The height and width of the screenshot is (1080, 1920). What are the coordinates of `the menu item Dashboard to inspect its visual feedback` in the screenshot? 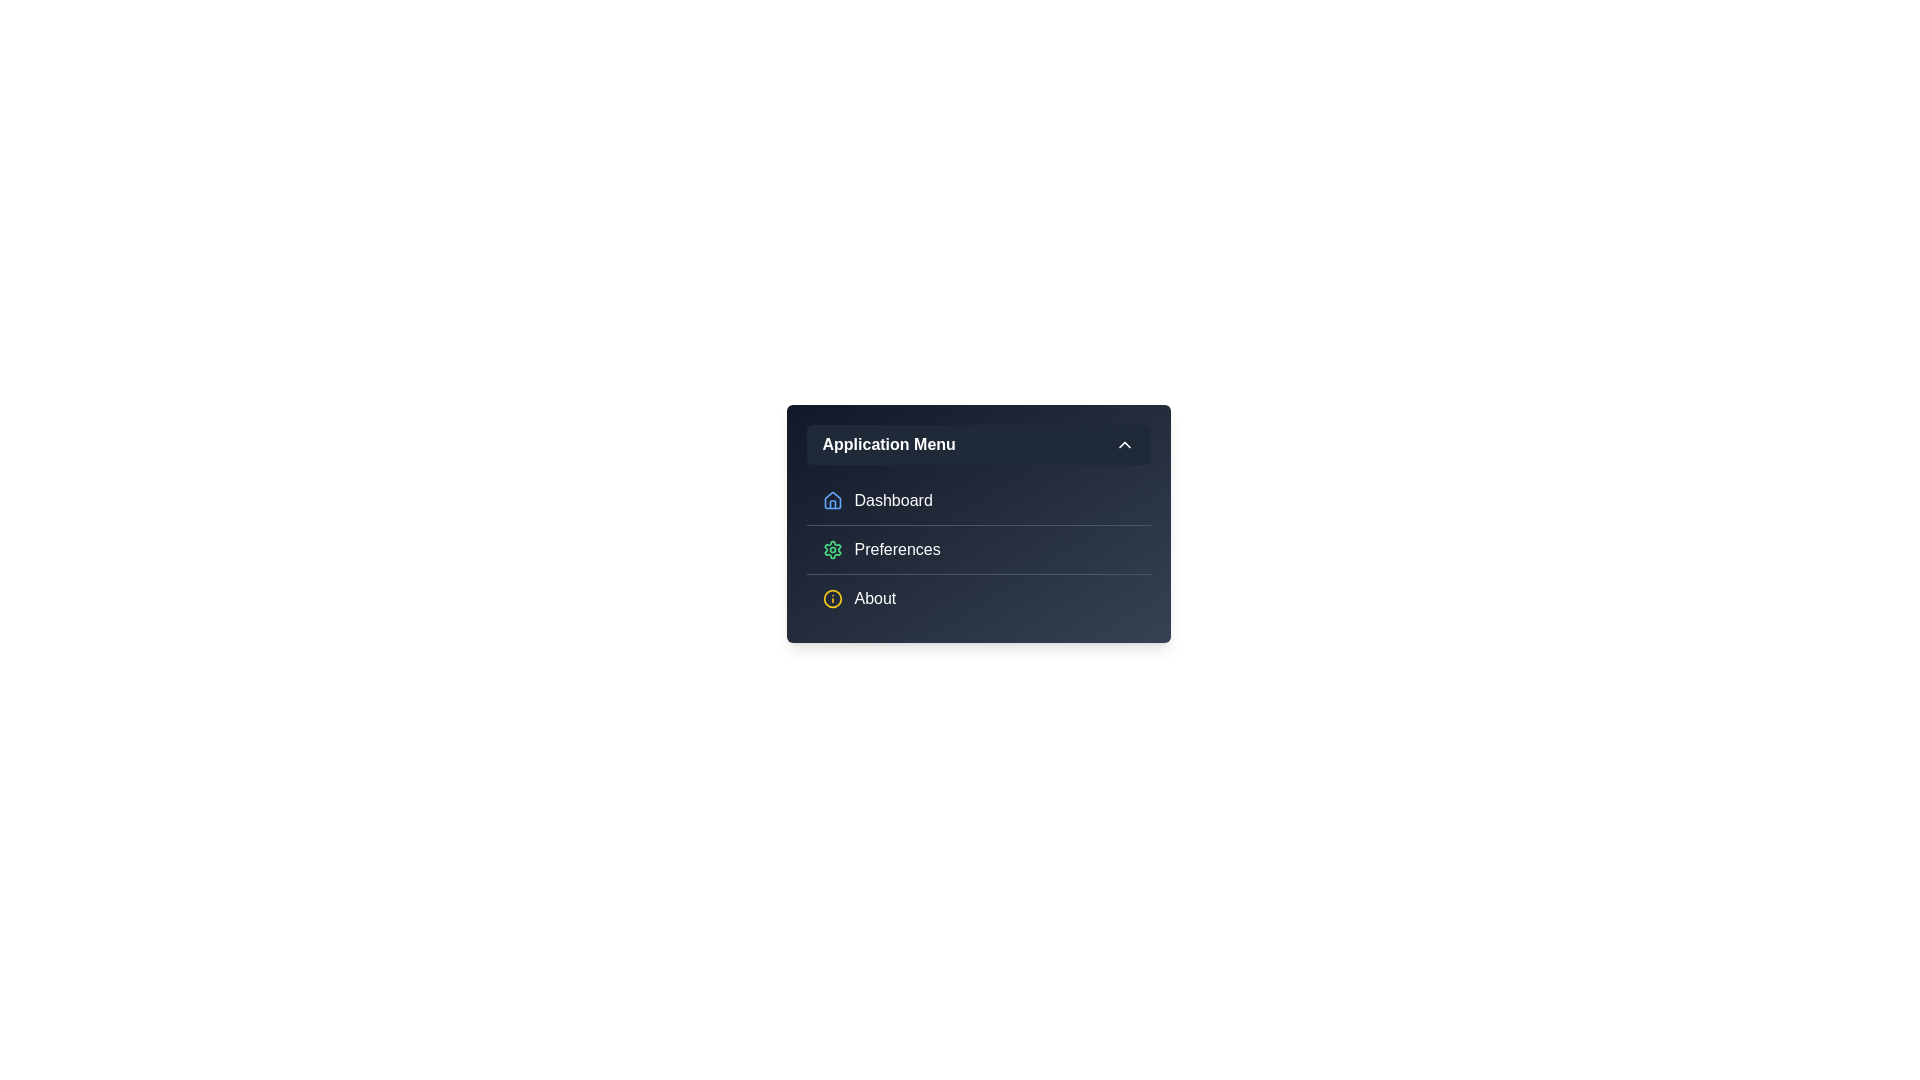 It's located at (978, 500).